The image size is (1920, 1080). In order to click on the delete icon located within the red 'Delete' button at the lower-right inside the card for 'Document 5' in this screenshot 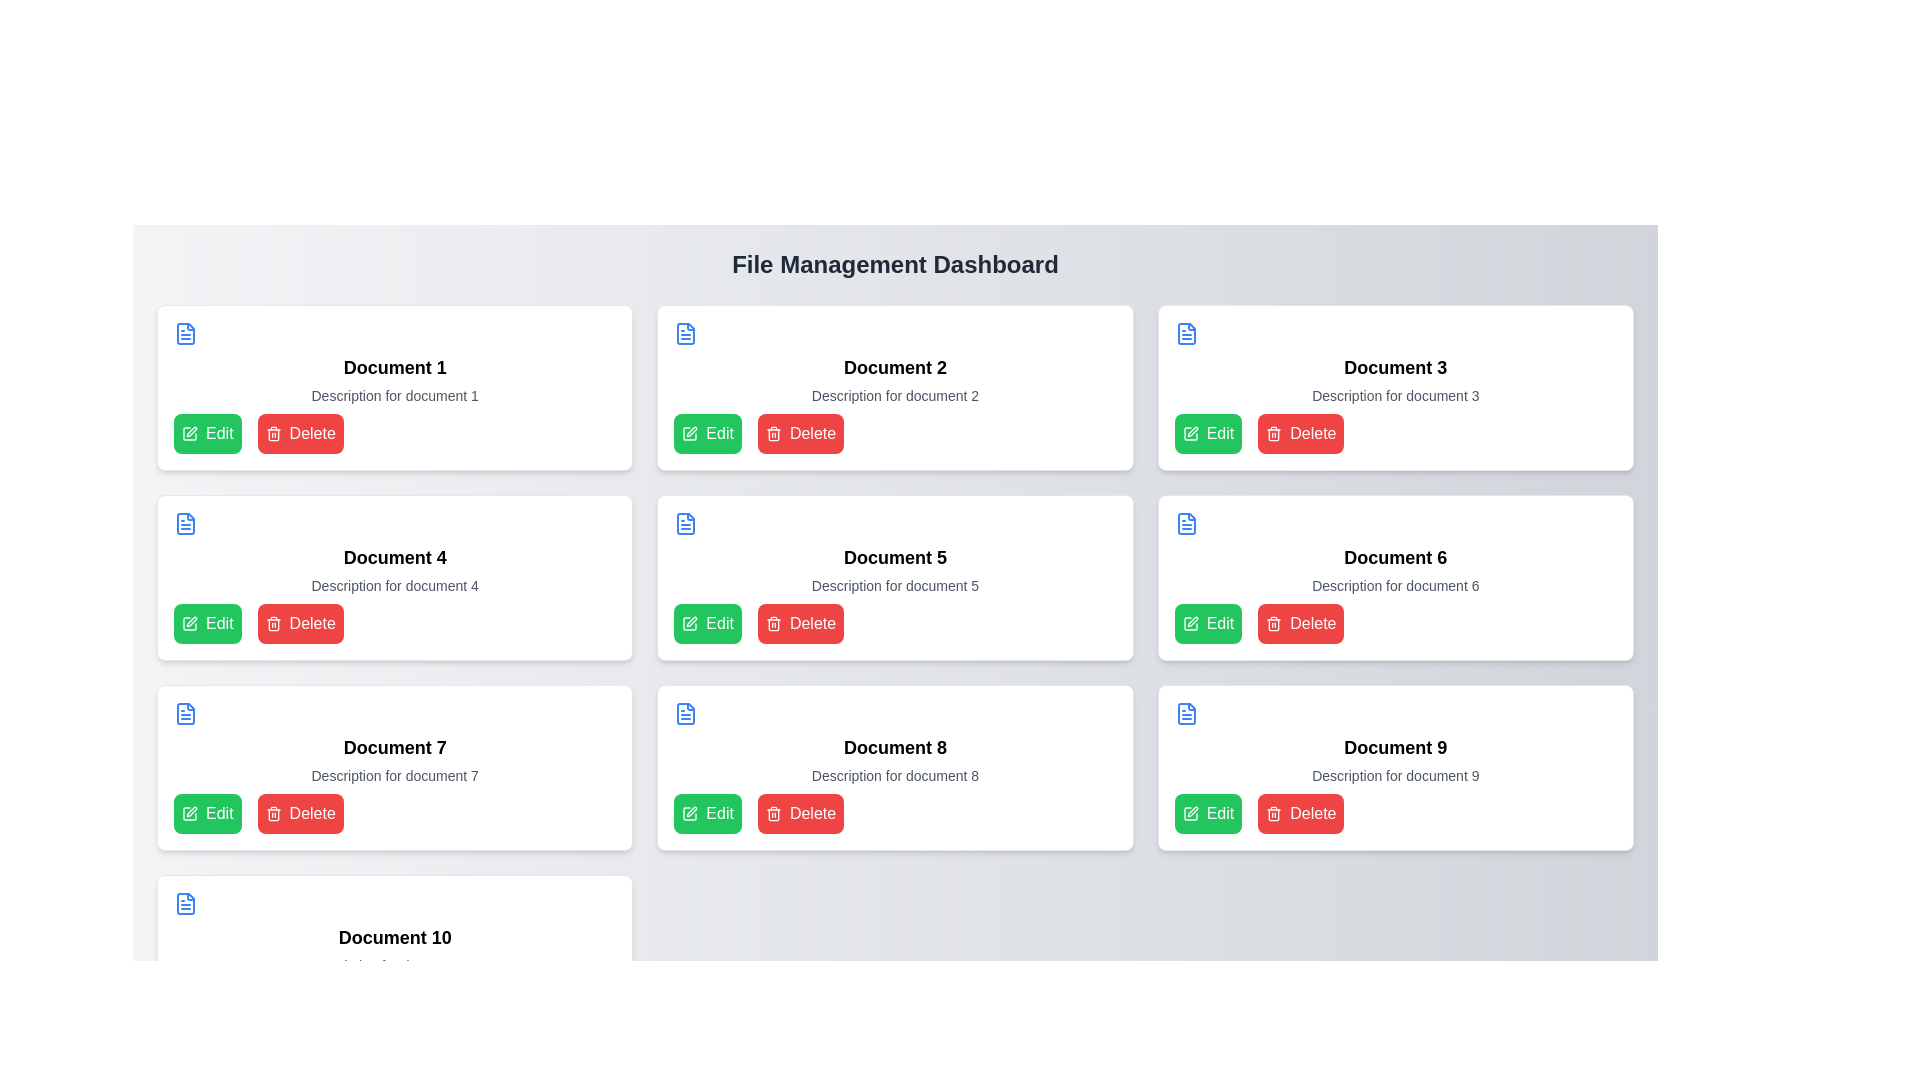, I will do `click(1273, 623)`.